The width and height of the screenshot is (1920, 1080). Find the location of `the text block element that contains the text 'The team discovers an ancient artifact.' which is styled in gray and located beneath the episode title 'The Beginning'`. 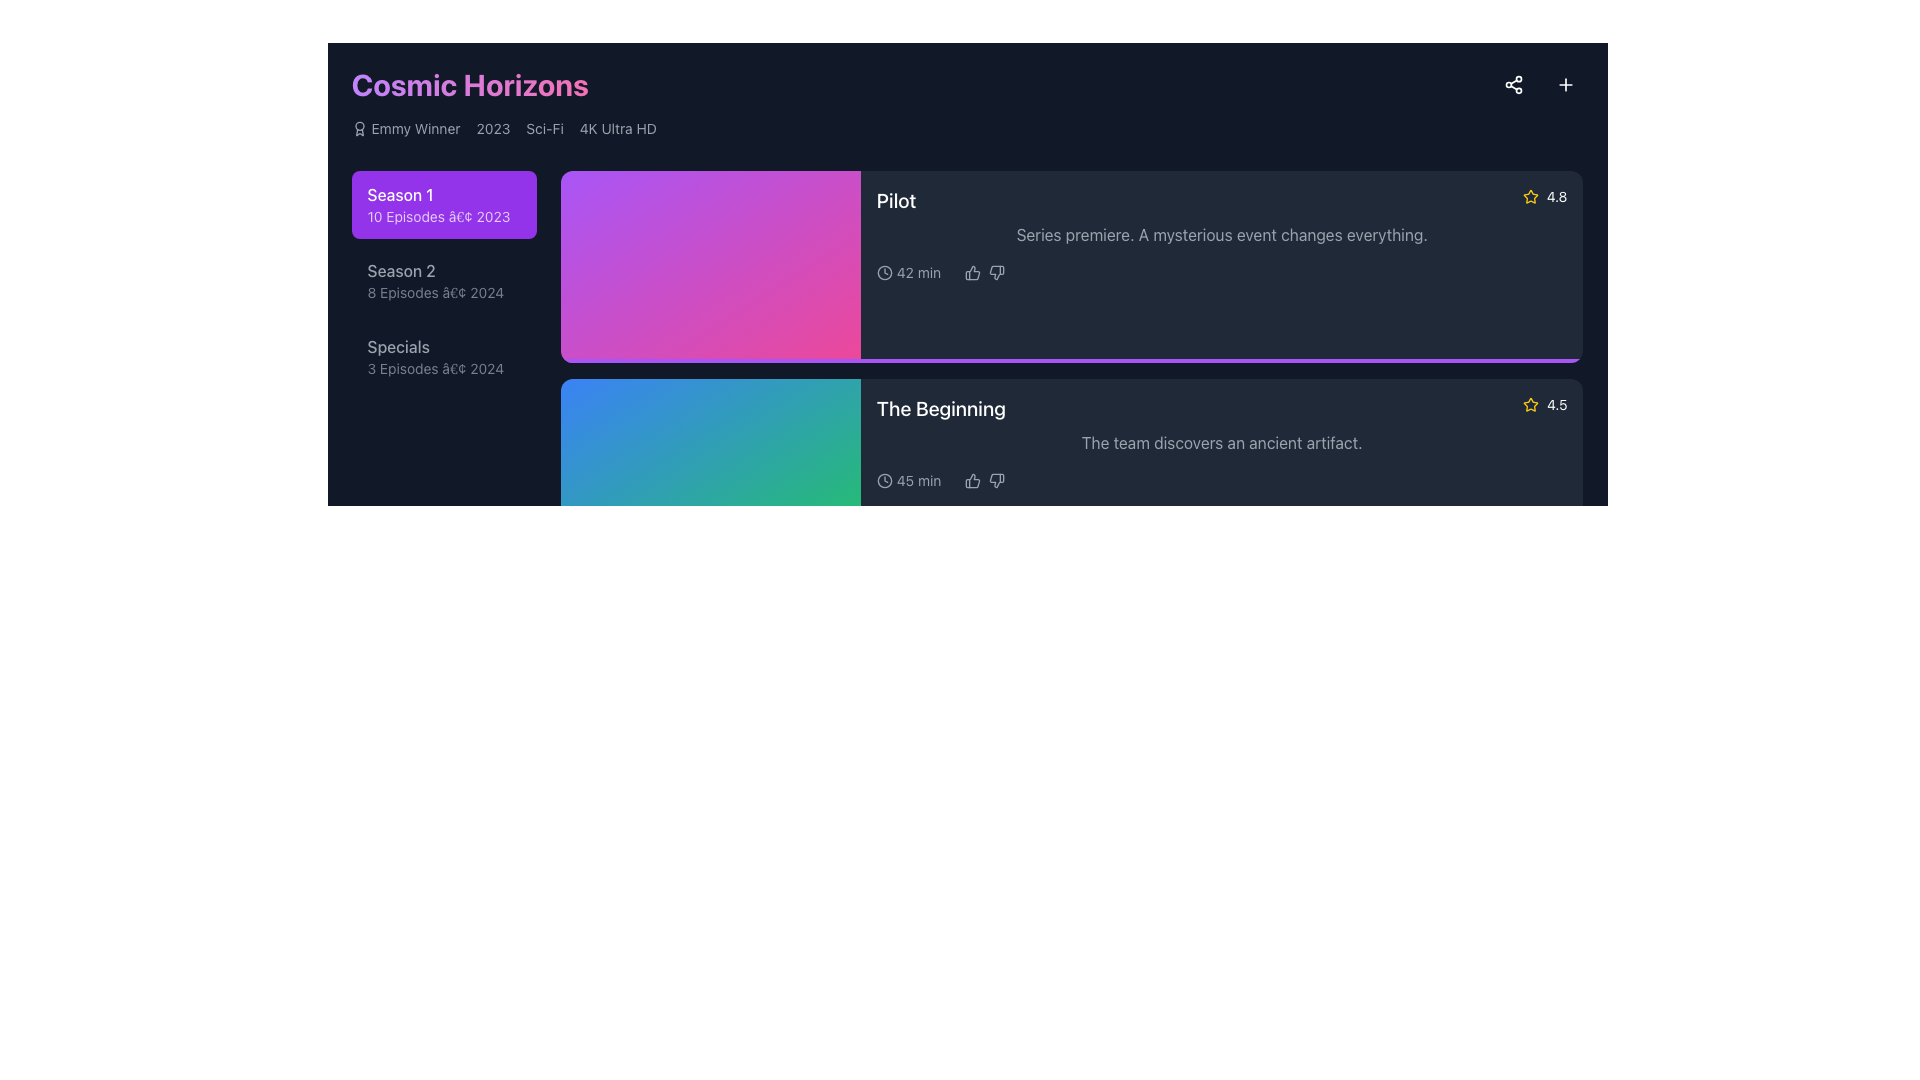

the text block element that contains the text 'The team discovers an ancient artifact.' which is styled in gray and located beneath the episode title 'The Beginning' is located at coordinates (1221, 442).